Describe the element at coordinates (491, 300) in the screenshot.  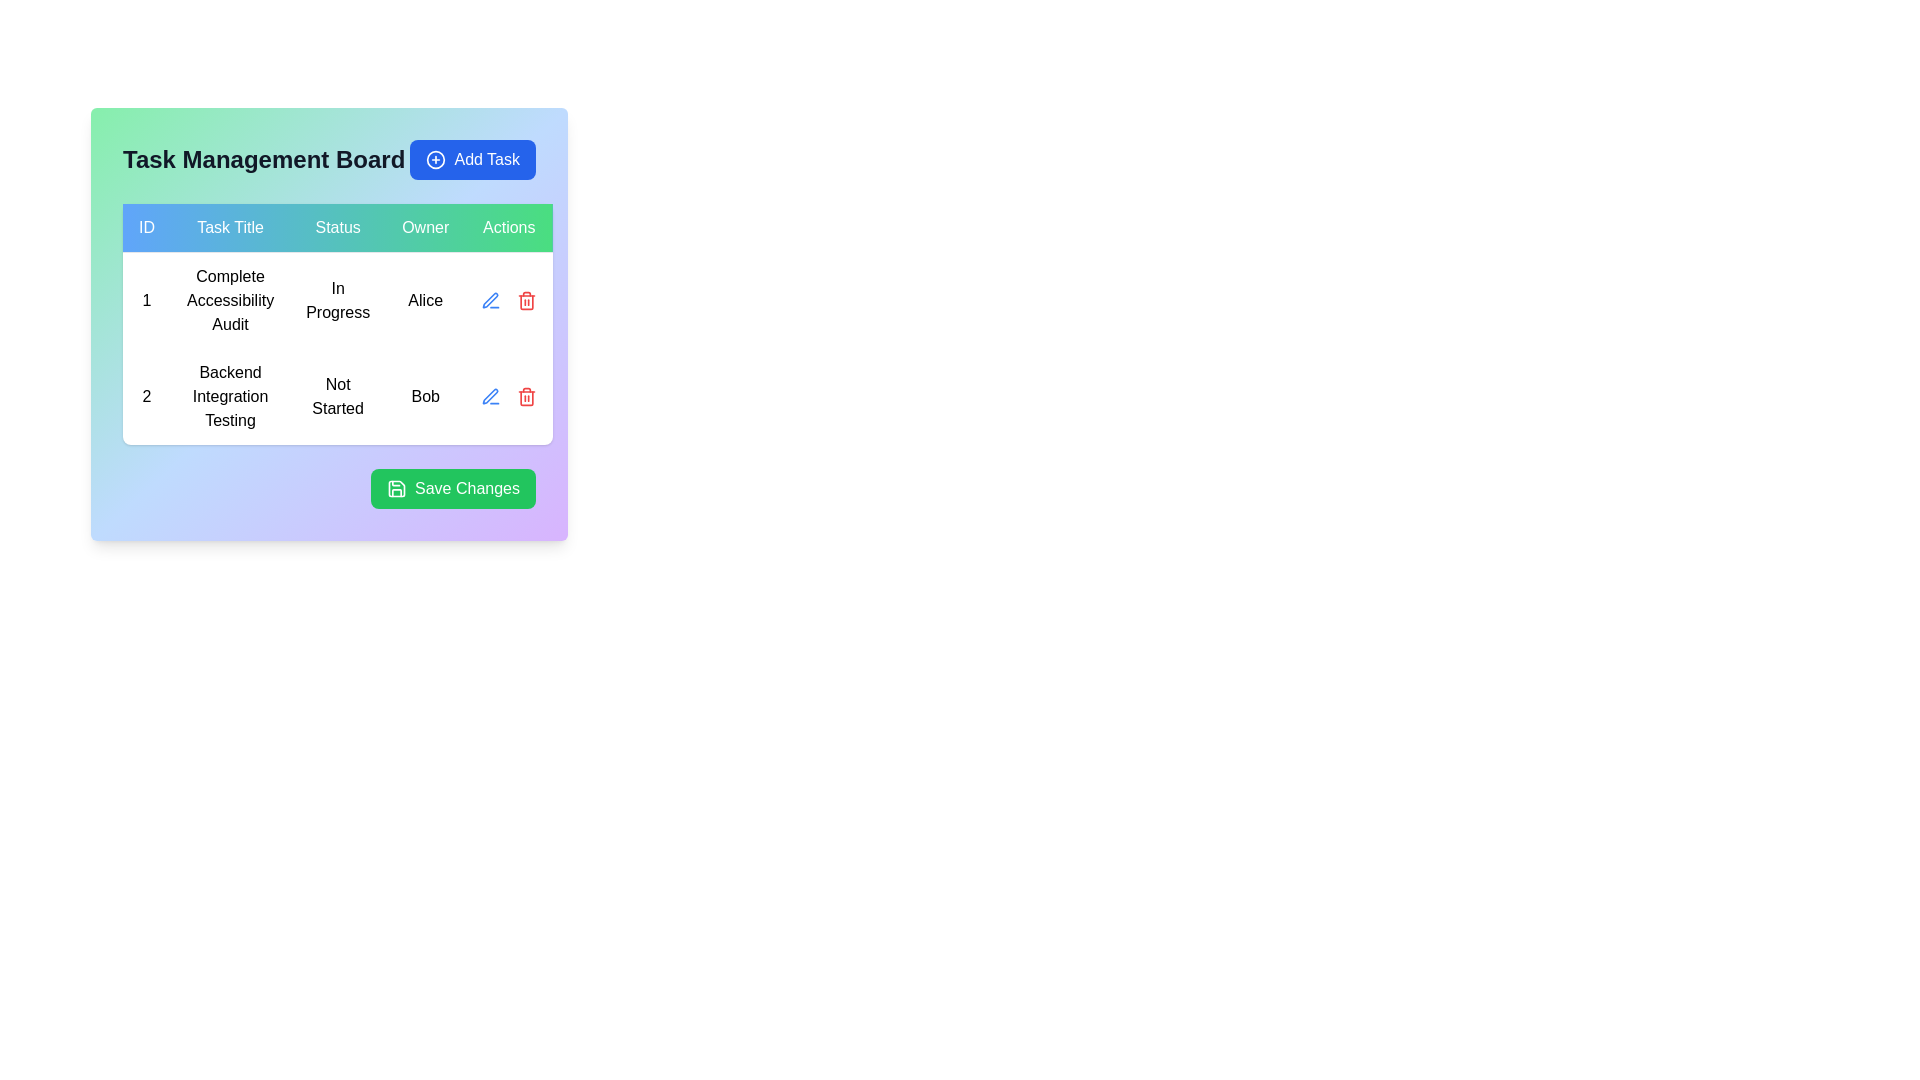
I see `the blue edit icon button located in the 'Actions' column of the first row in the task management table` at that location.